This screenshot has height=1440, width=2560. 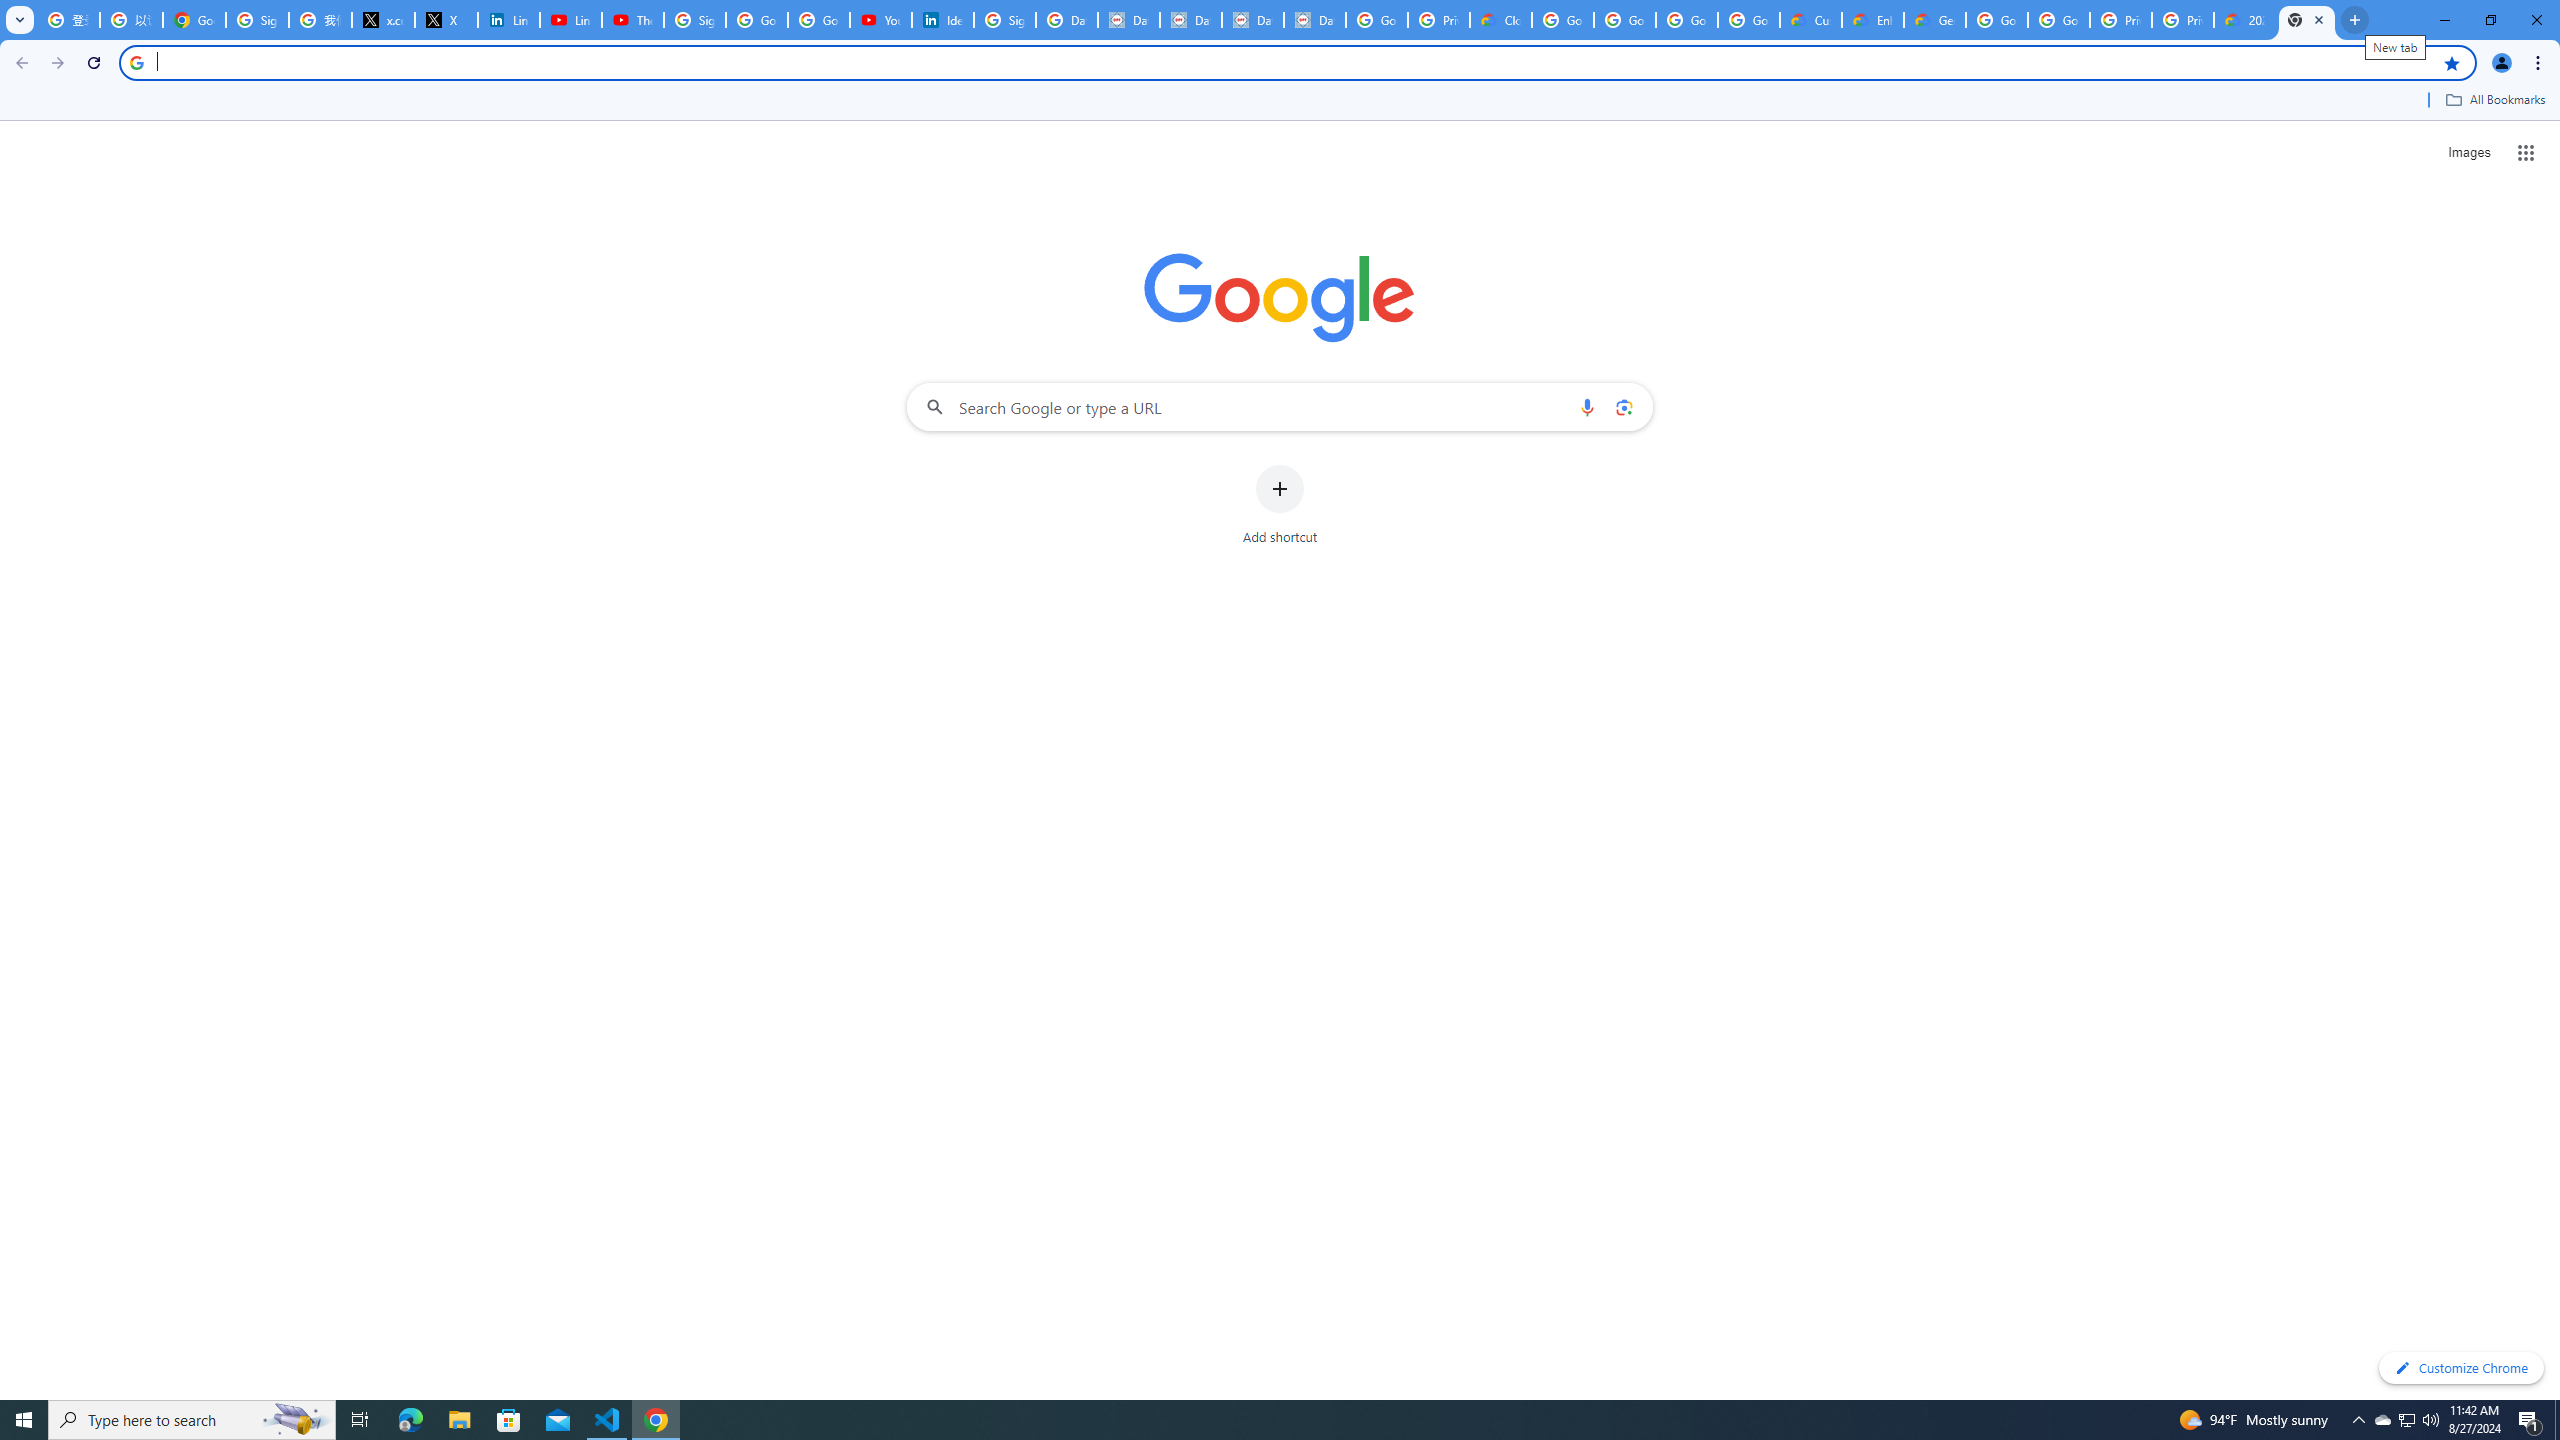 What do you see at coordinates (1128, 19) in the screenshot?
I see `'Data Privacy Framework'` at bounding box center [1128, 19].